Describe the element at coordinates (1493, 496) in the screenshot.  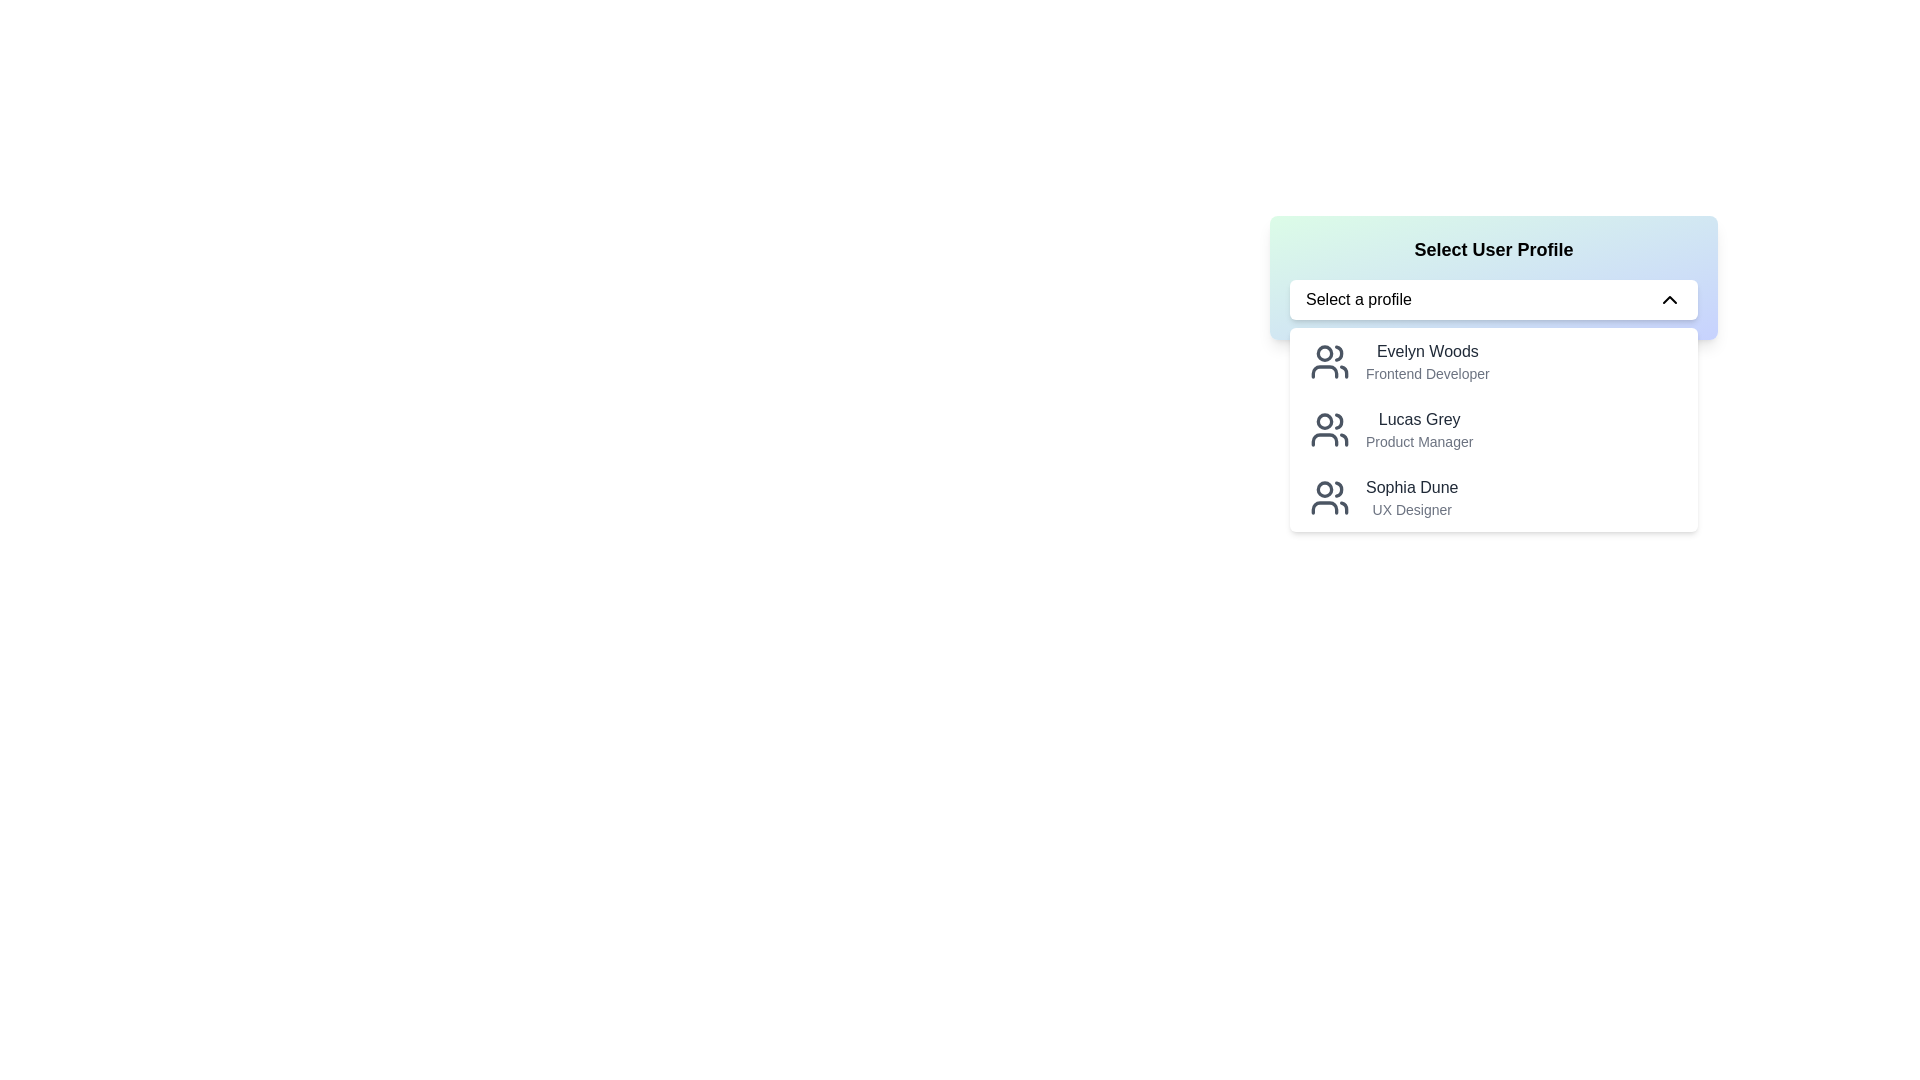
I see `the third item in the dropdown list labeled 'Select User Profile'` at that location.